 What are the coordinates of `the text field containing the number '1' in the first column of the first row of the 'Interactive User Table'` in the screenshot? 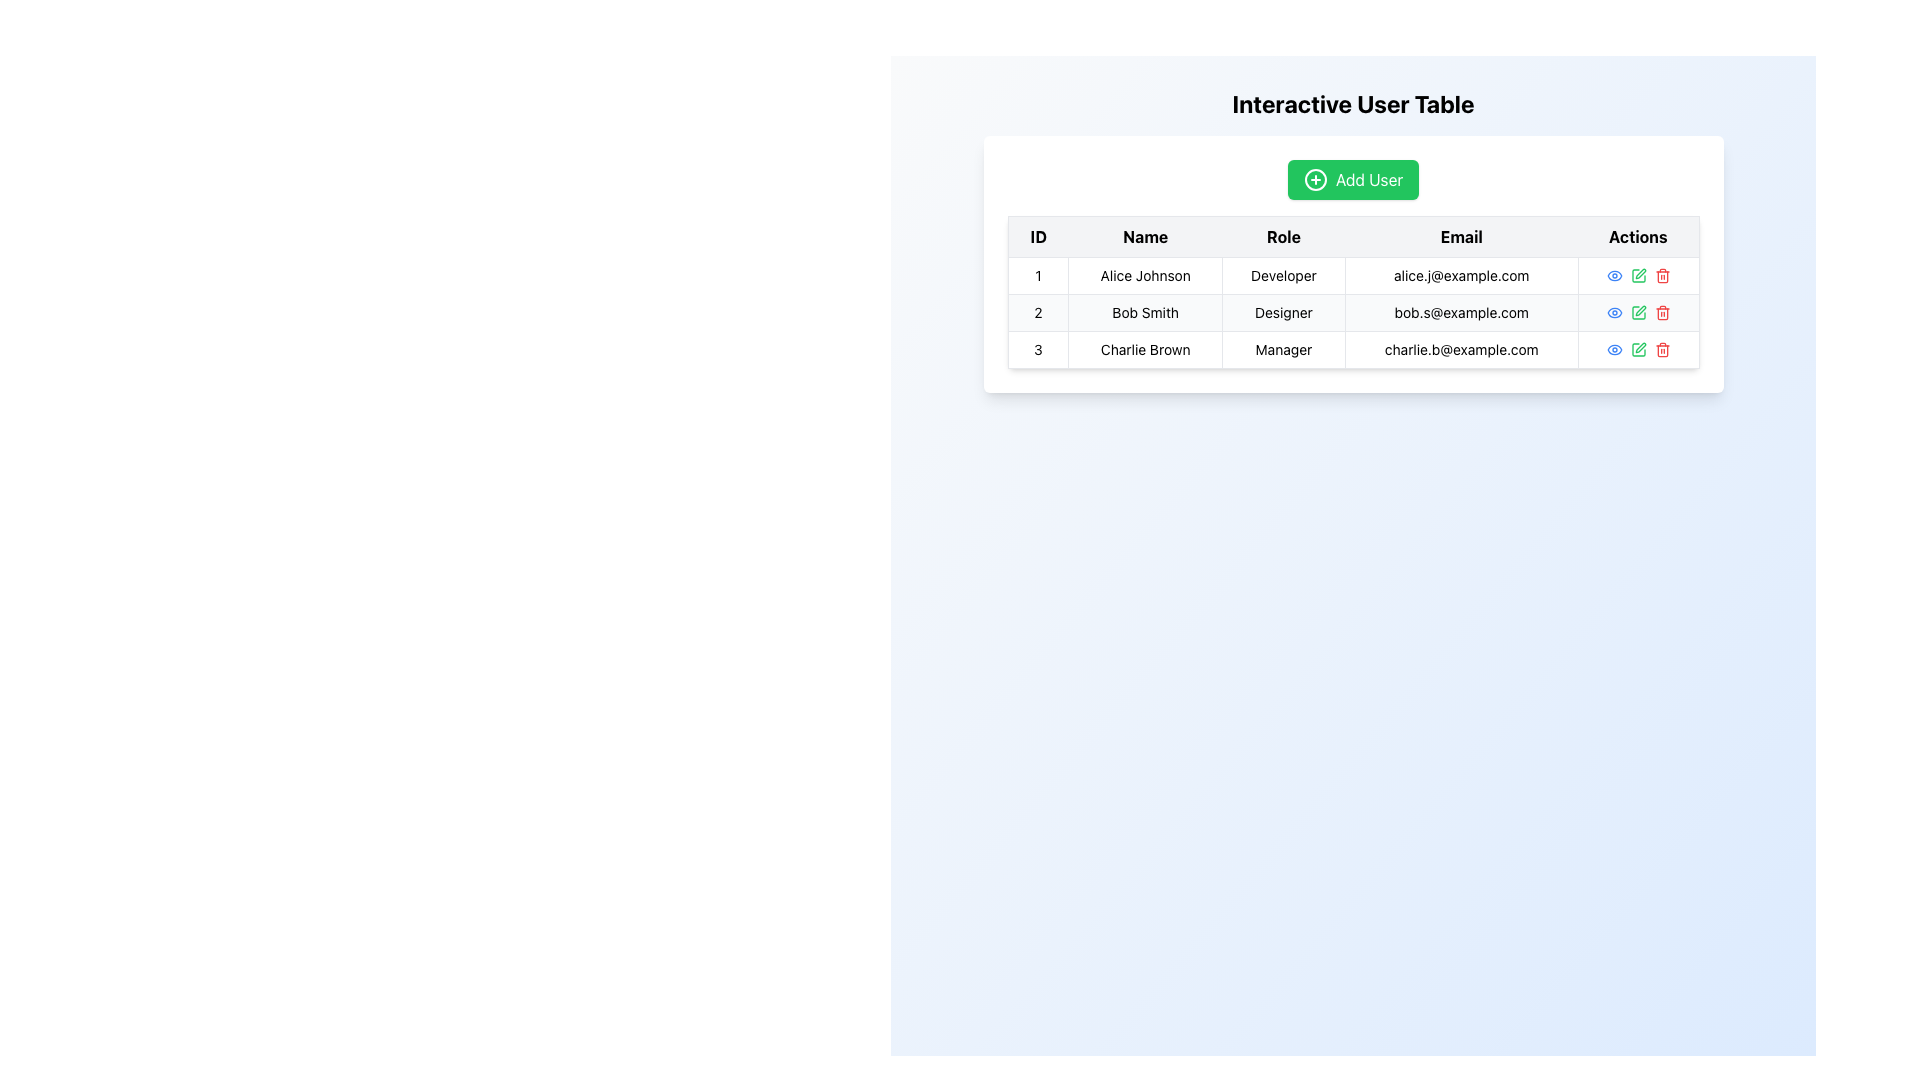 It's located at (1038, 276).